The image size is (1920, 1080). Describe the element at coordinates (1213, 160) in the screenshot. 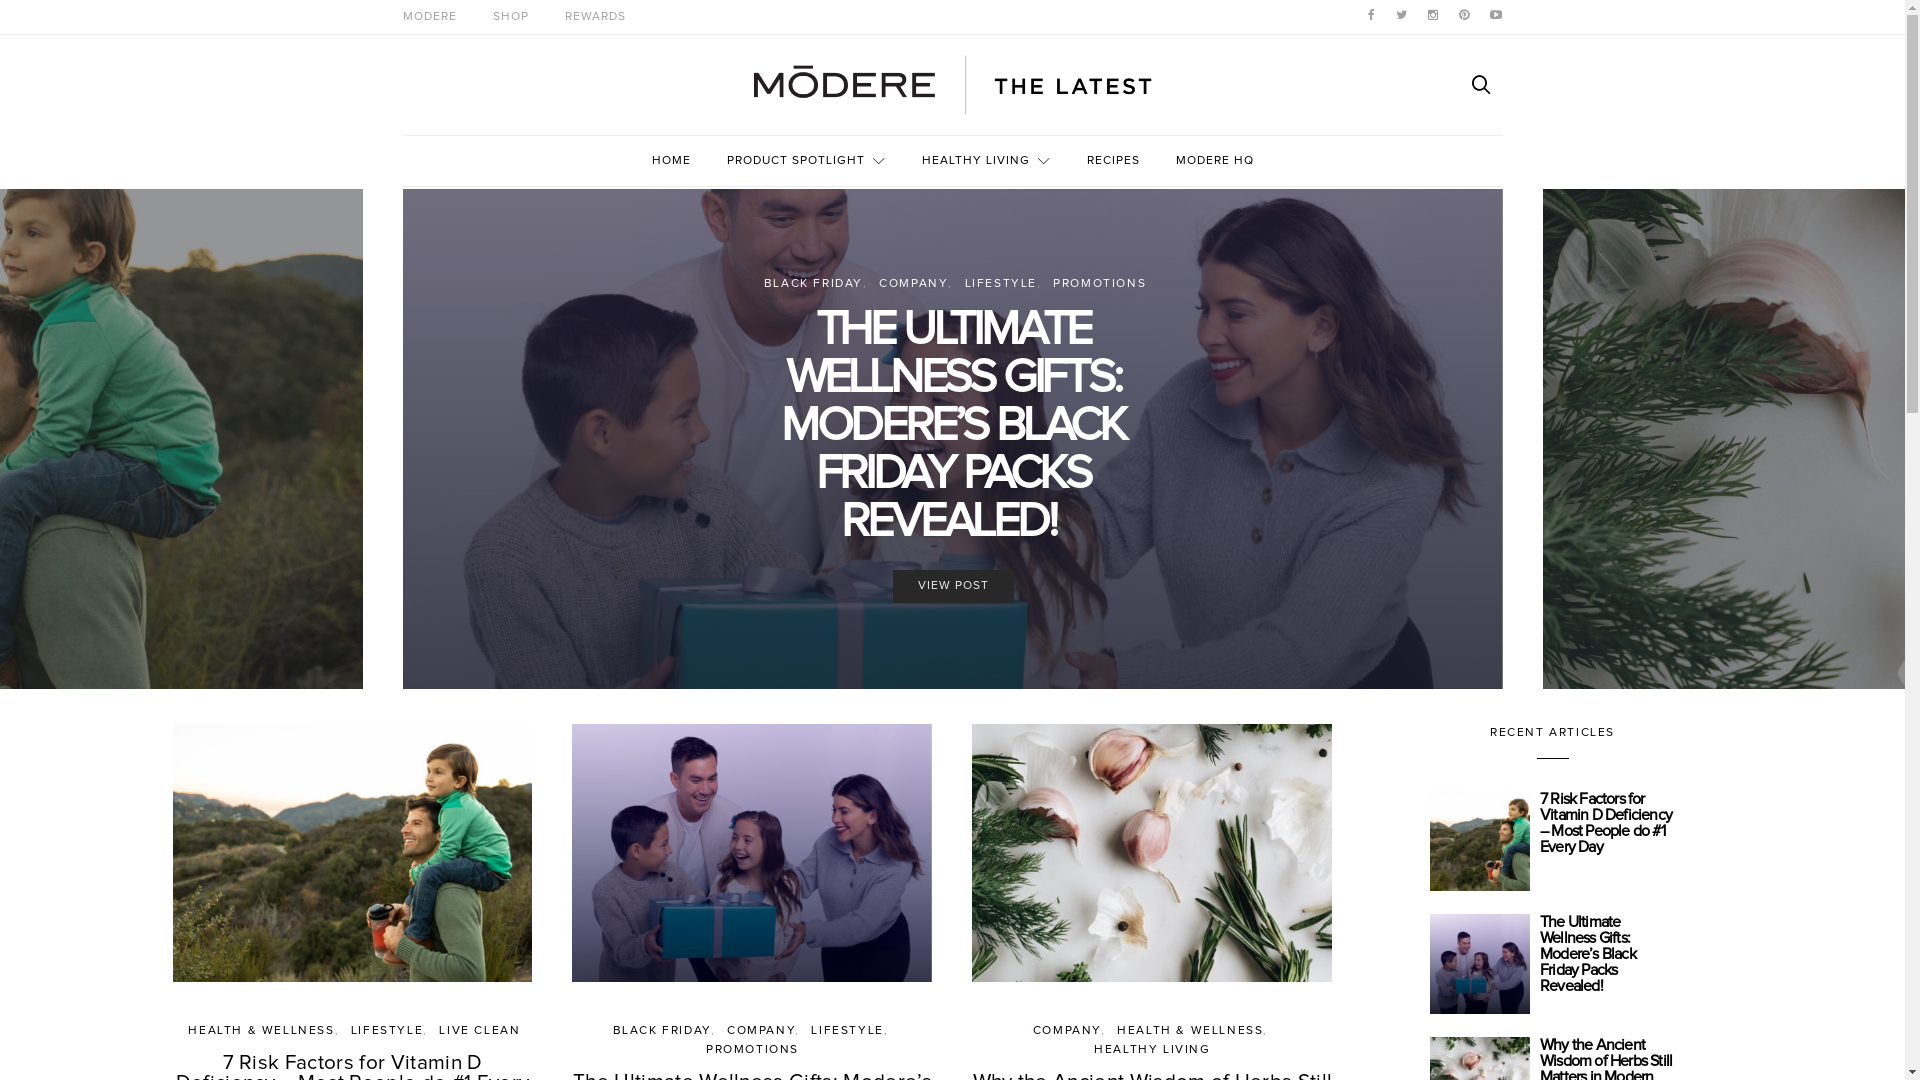

I see `'MODERE HQ'` at that location.